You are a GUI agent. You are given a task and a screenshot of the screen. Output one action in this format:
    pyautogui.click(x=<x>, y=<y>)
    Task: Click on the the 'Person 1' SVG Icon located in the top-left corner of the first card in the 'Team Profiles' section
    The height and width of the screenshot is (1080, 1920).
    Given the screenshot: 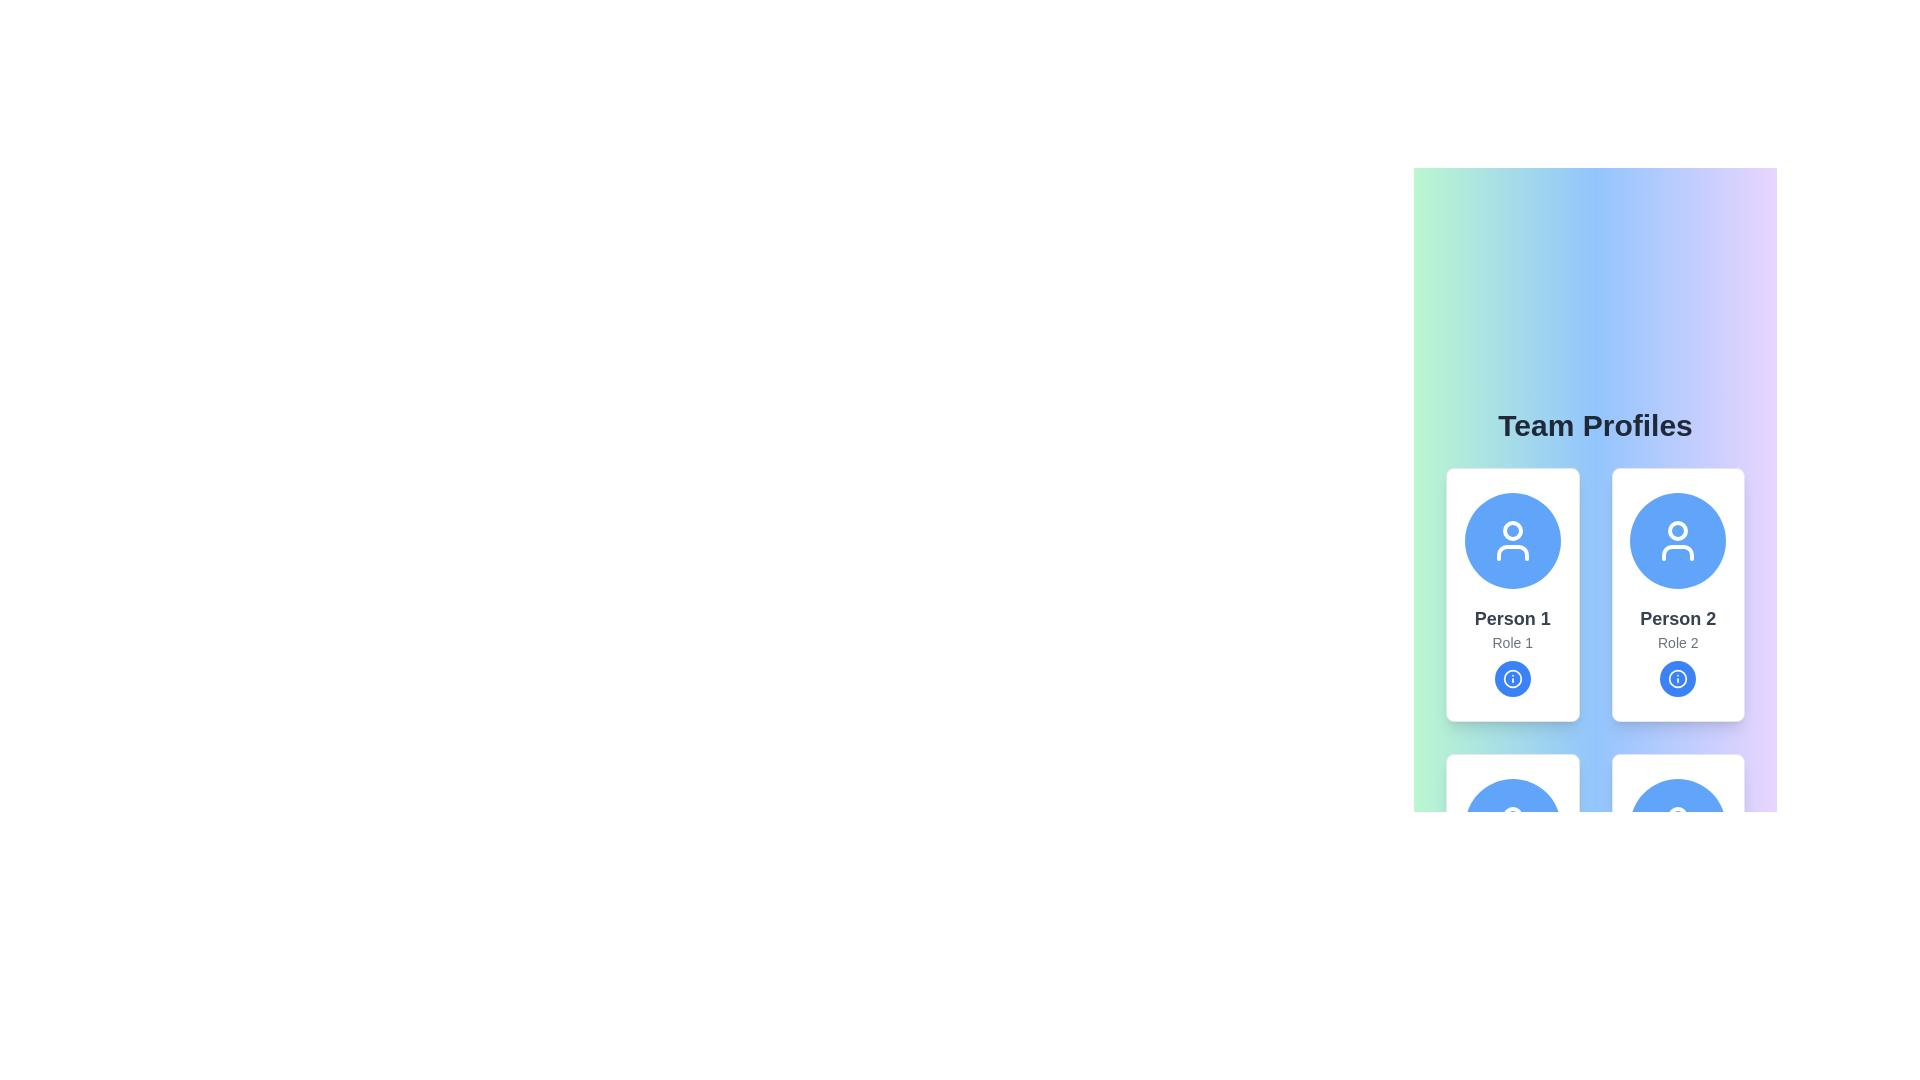 What is the action you would take?
    pyautogui.click(x=1512, y=540)
    